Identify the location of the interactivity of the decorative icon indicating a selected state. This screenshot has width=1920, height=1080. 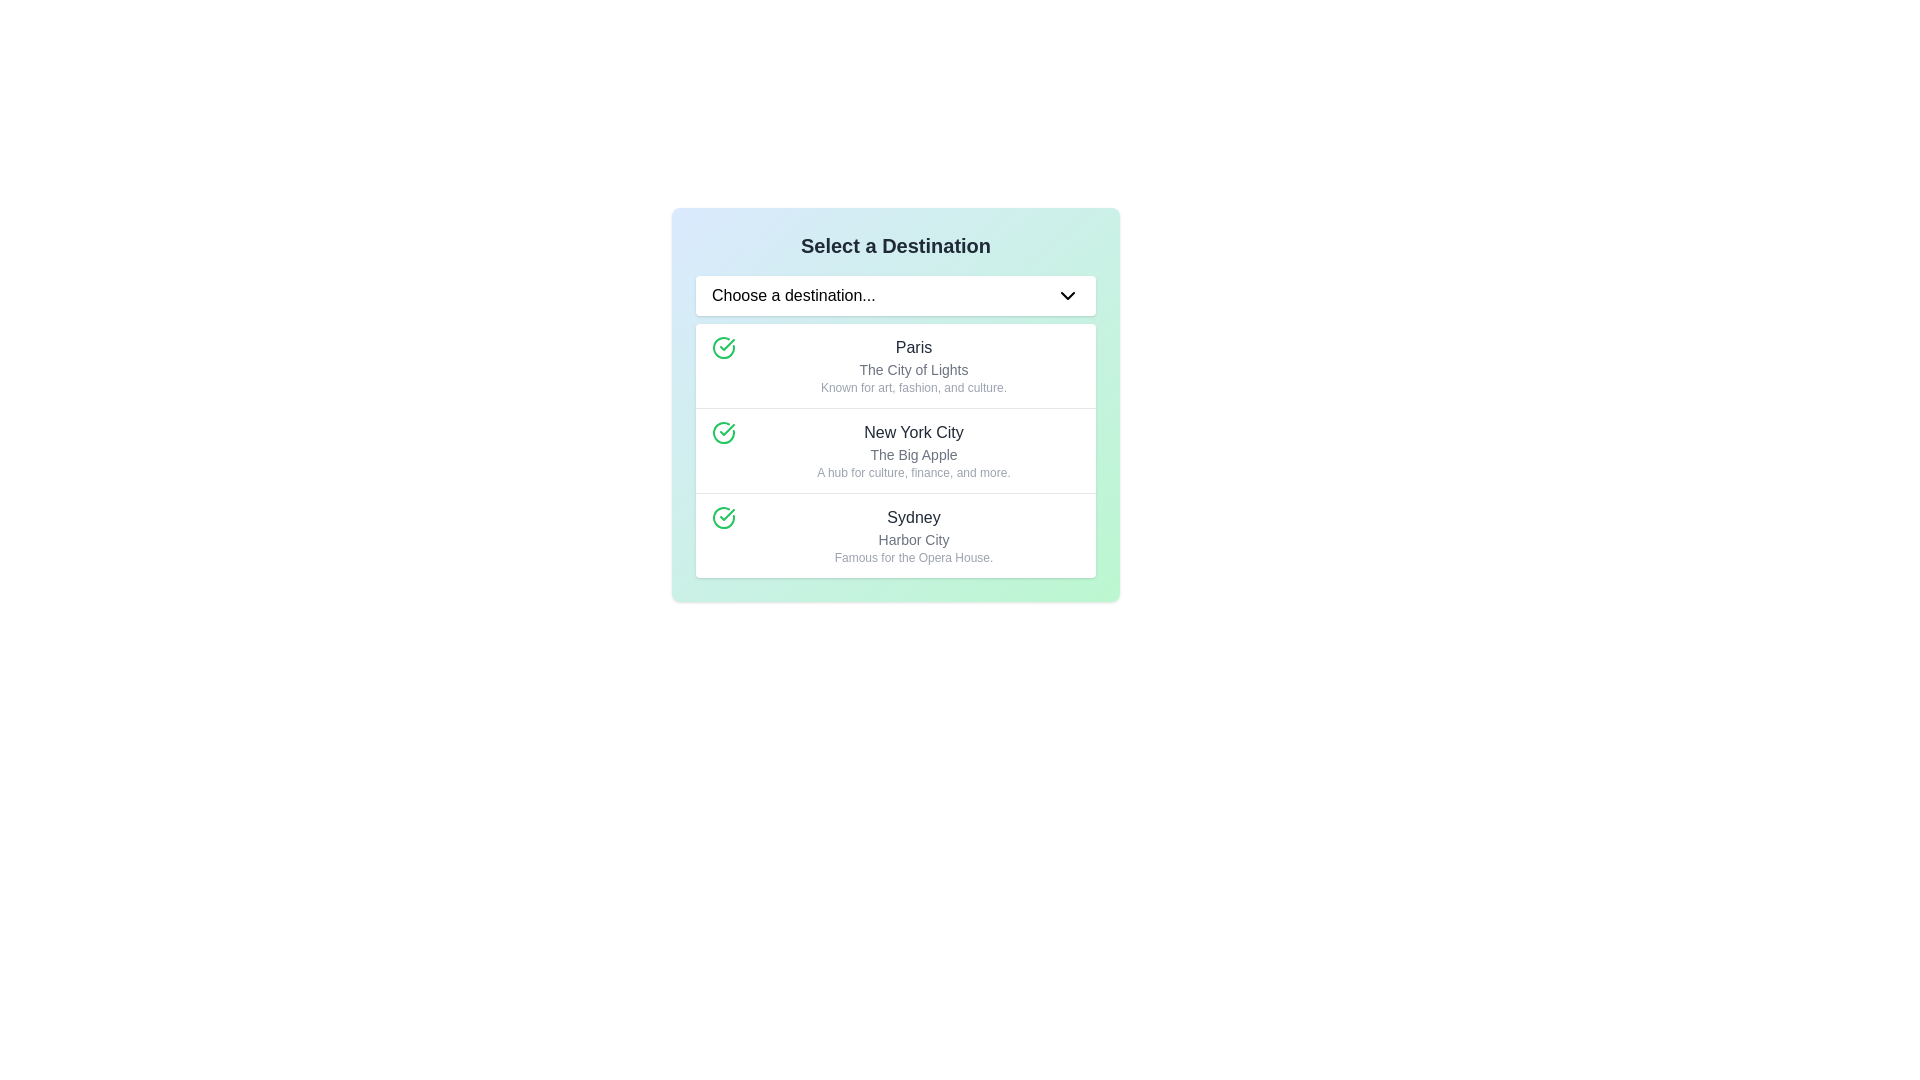
(723, 431).